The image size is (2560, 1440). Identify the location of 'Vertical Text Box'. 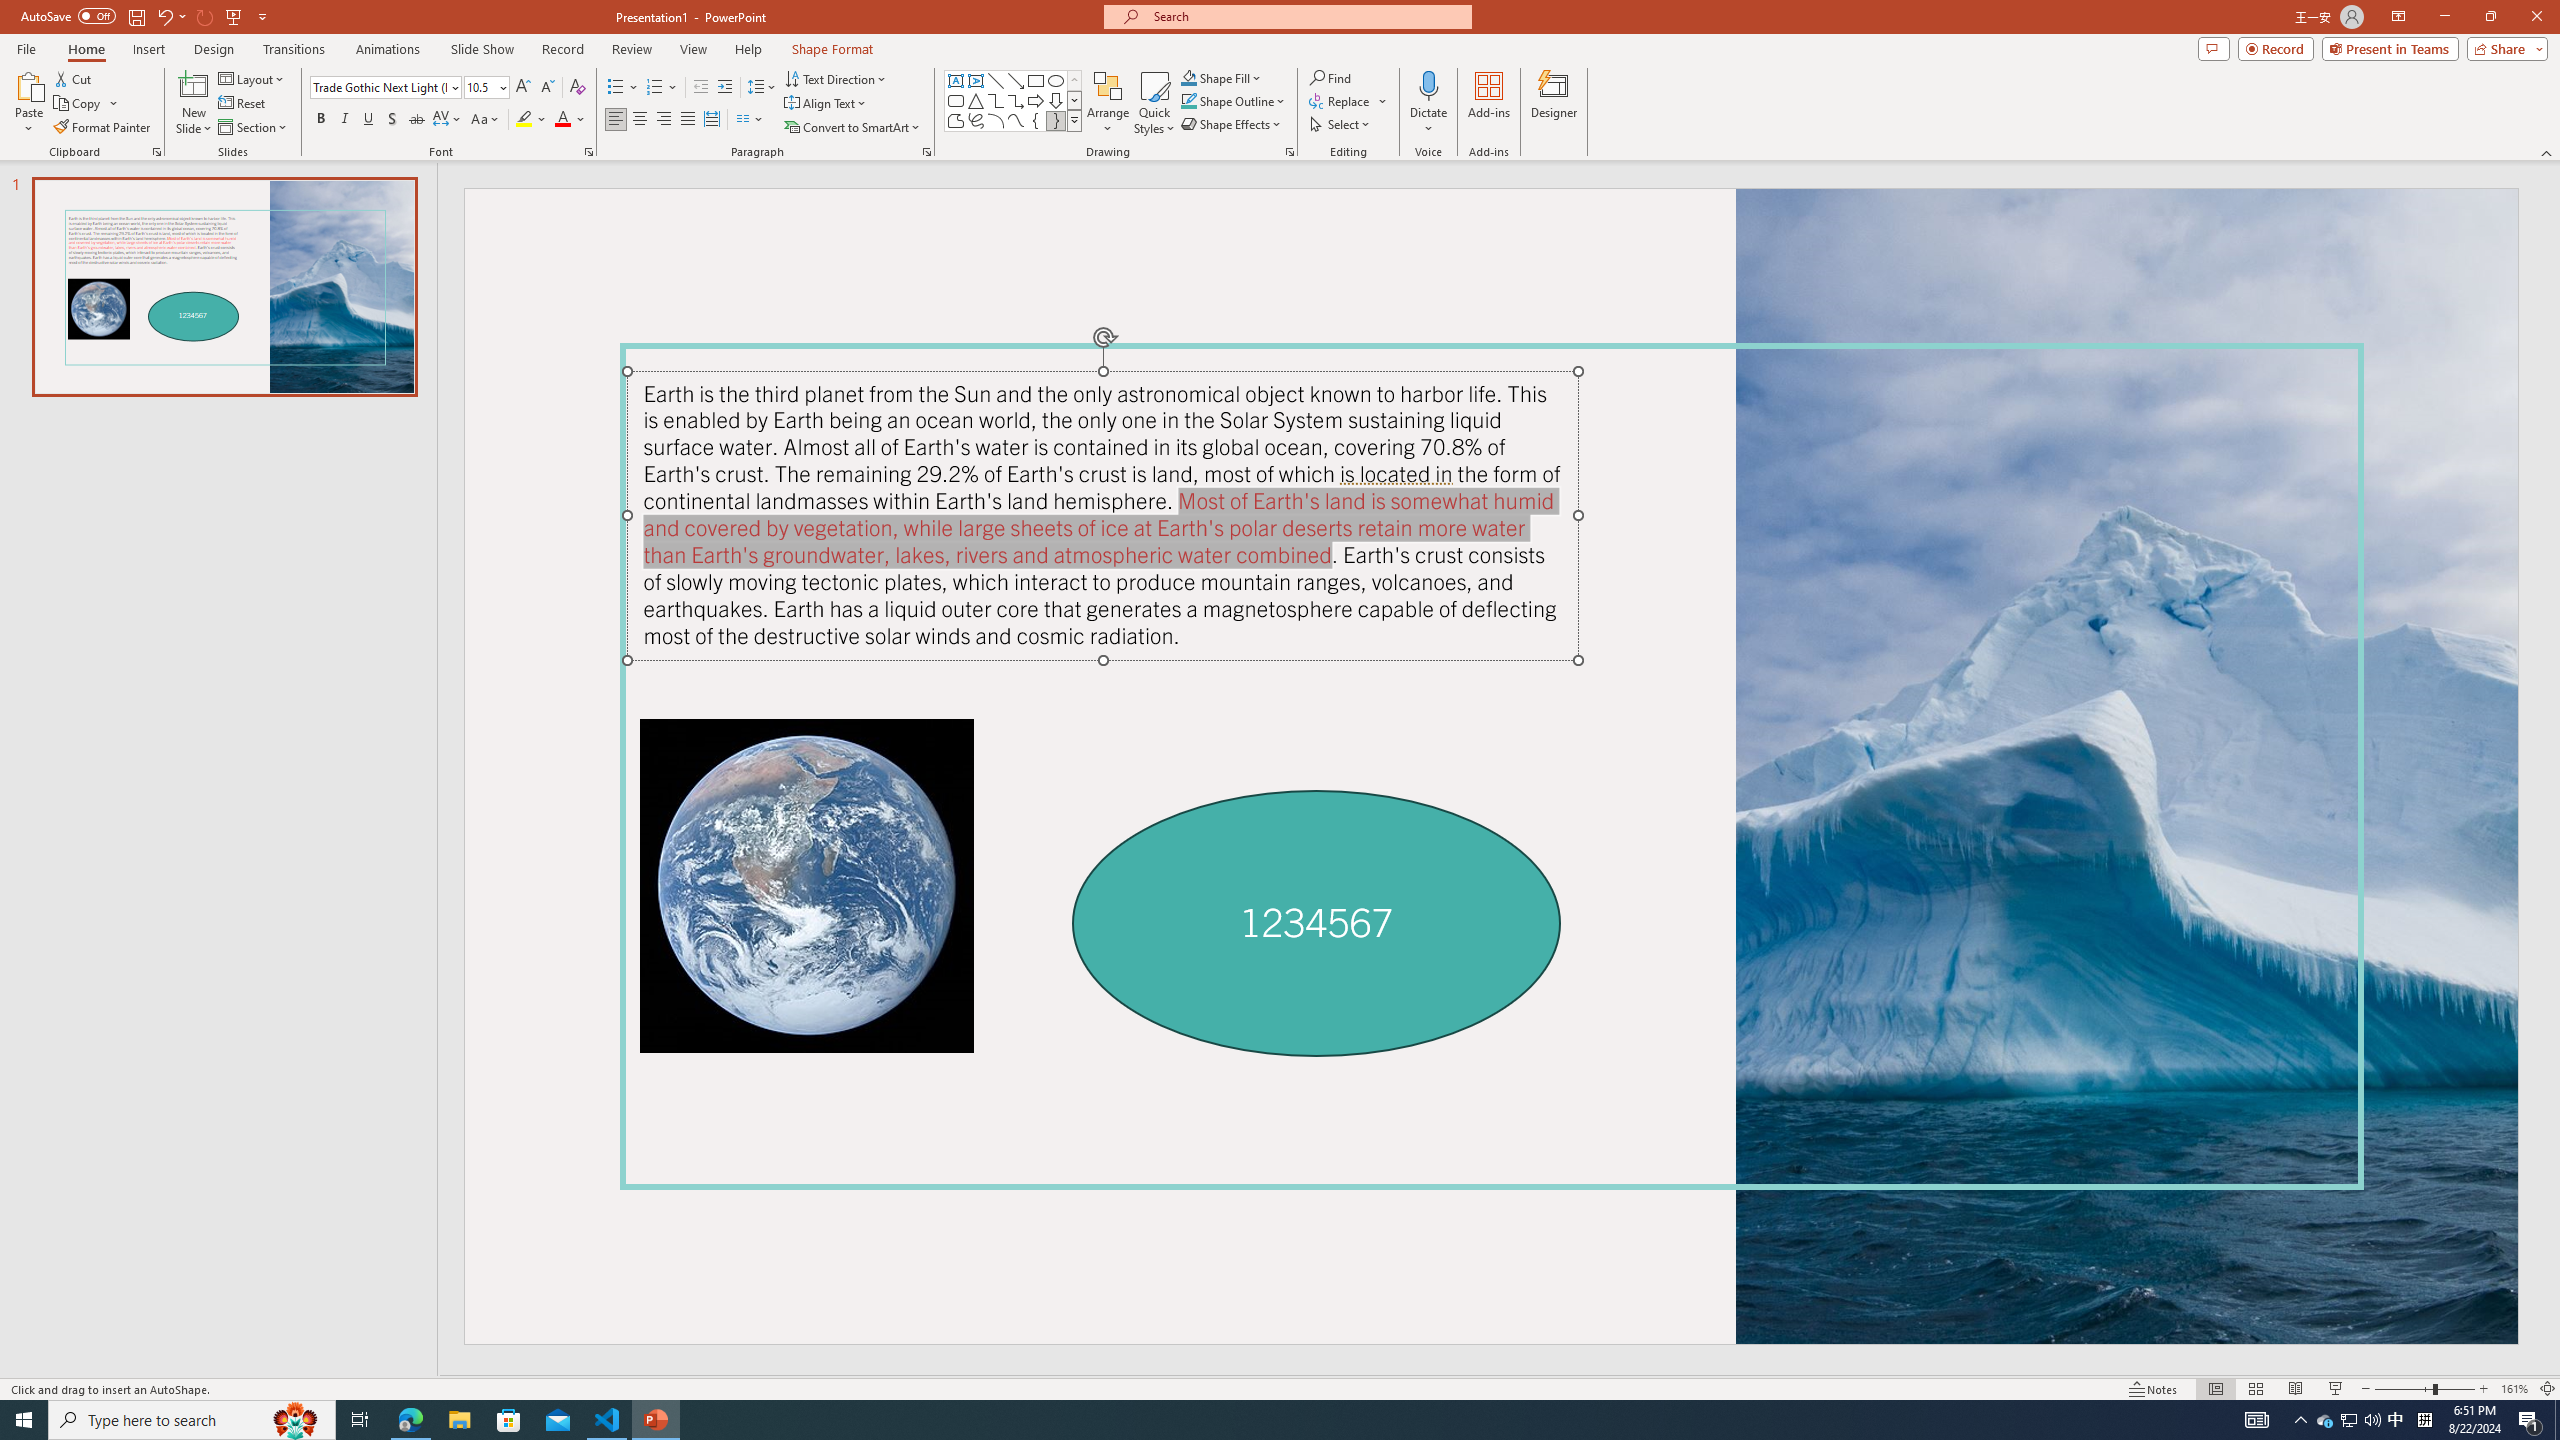
(974, 80).